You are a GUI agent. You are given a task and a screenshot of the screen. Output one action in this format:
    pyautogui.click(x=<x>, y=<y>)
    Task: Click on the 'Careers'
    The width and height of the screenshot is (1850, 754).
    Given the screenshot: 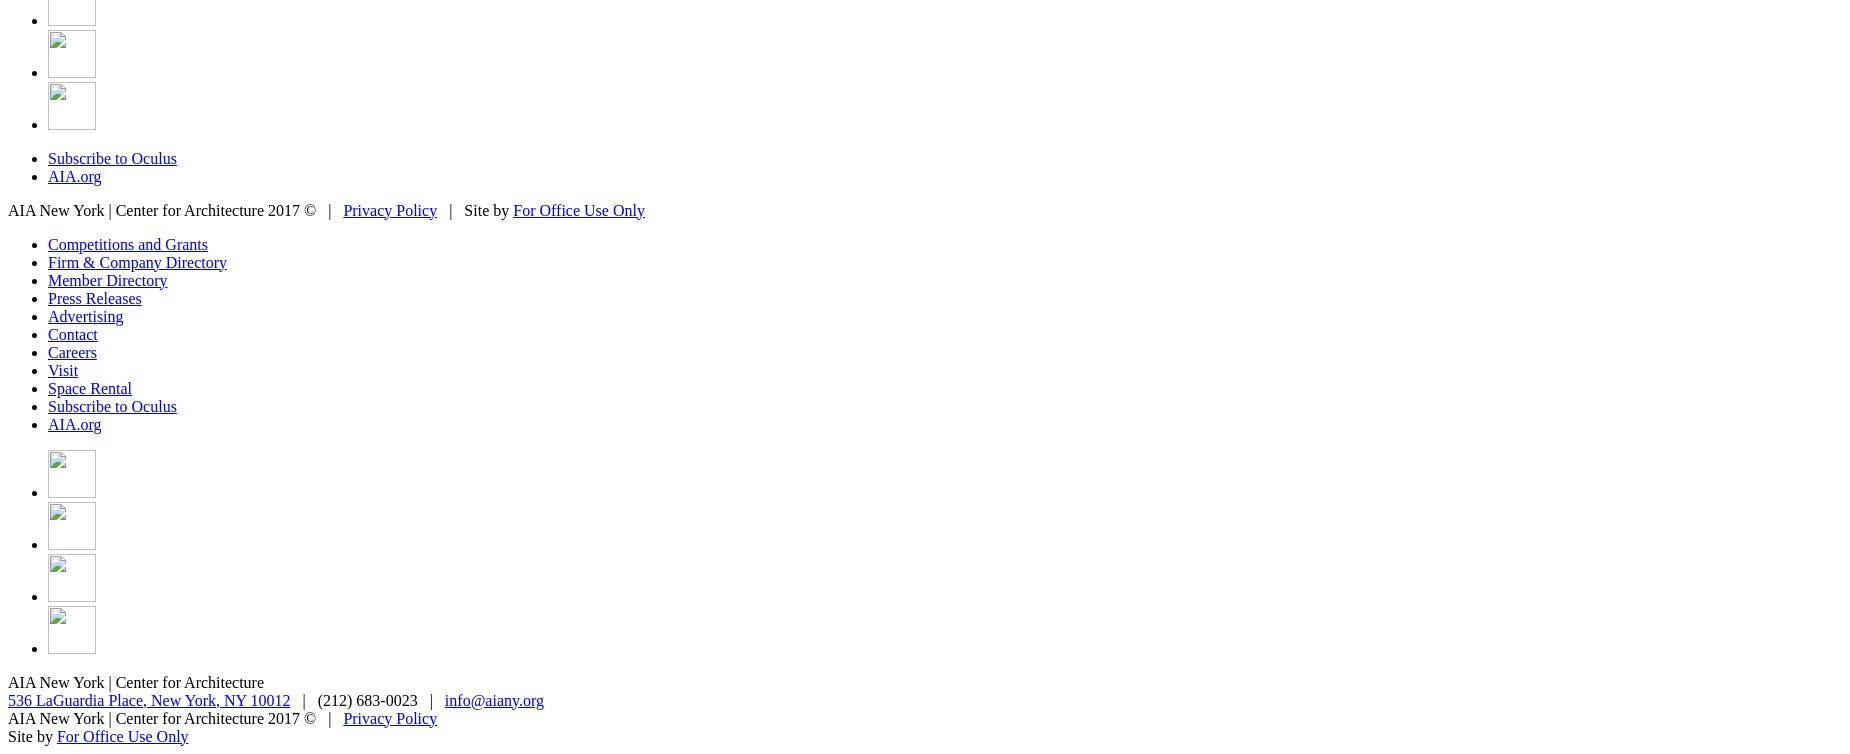 What is the action you would take?
    pyautogui.click(x=46, y=350)
    